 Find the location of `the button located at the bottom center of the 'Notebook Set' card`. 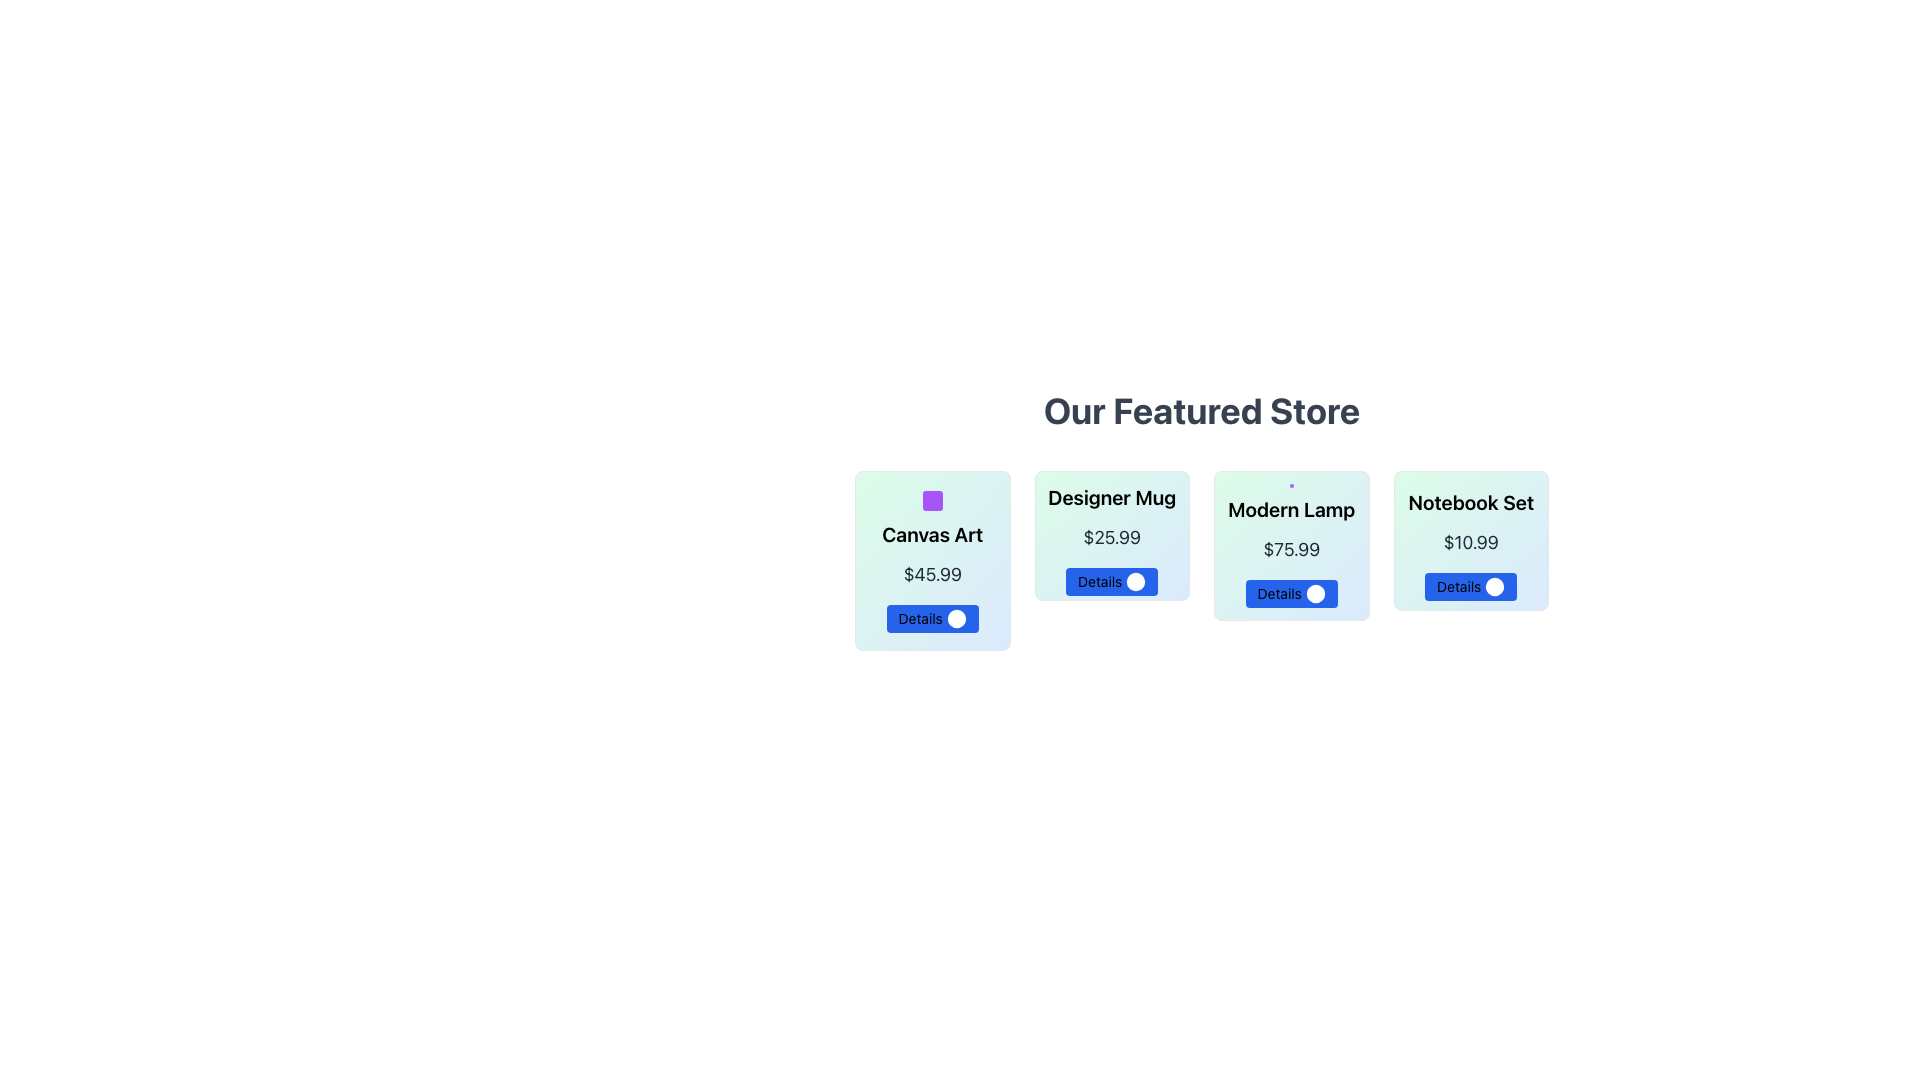

the button located at the bottom center of the 'Notebook Set' card is located at coordinates (1471, 585).